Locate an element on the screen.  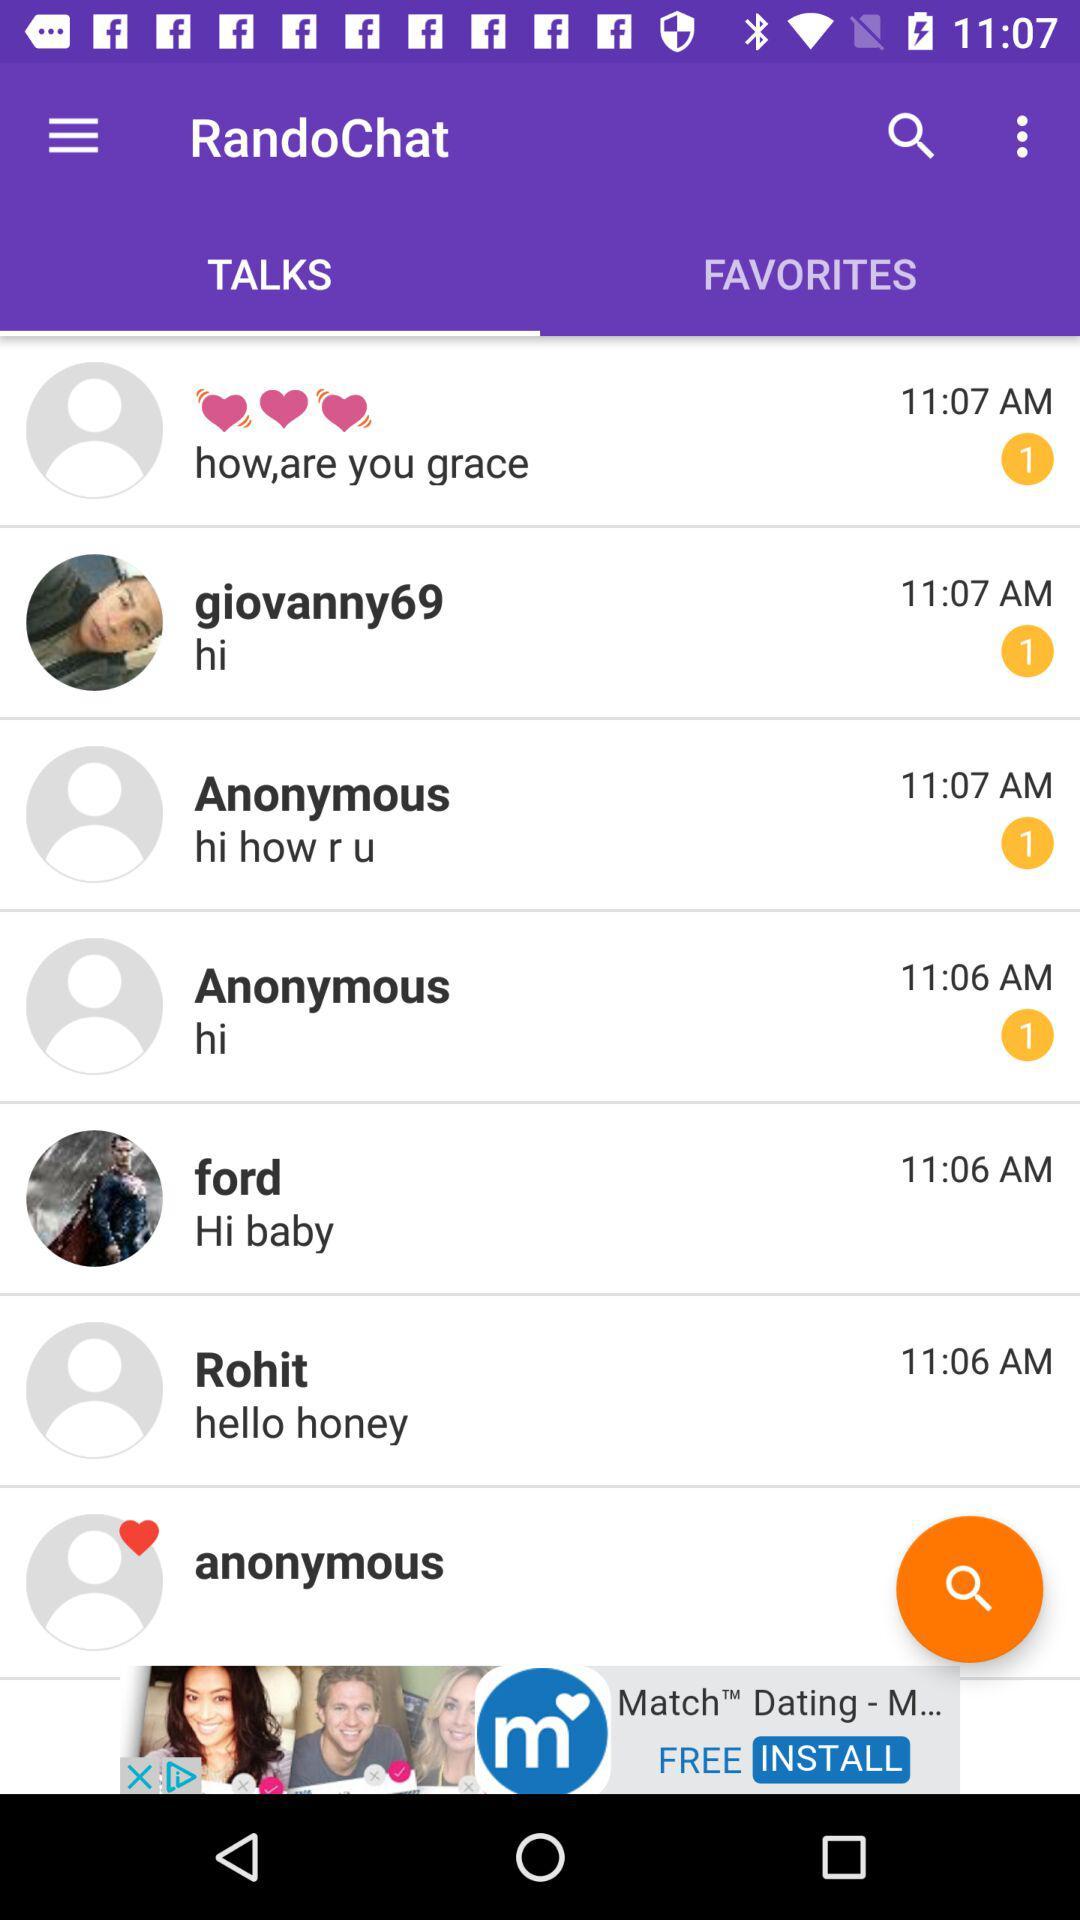
search is located at coordinates (968, 1588).